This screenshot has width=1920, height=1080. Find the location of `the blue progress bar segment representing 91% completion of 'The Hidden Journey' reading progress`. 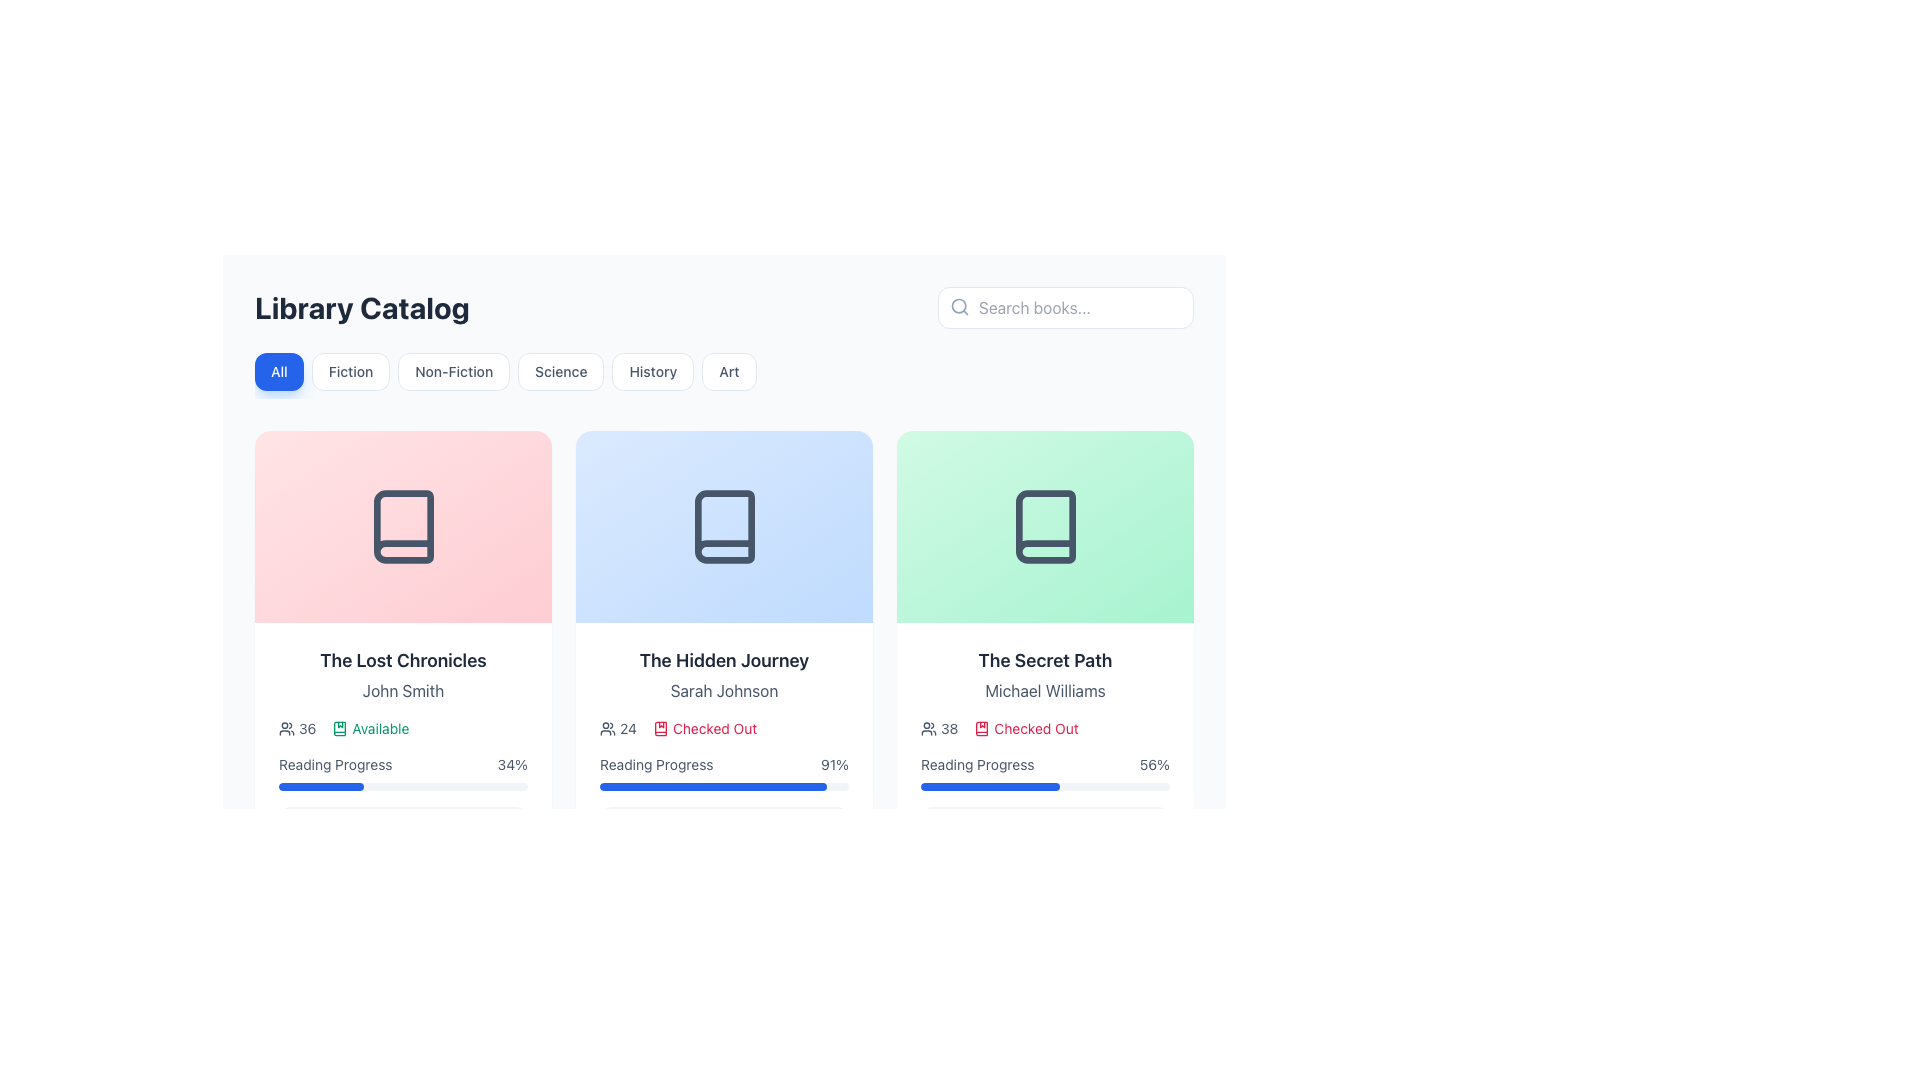

the blue progress bar segment representing 91% completion of 'The Hidden Journey' reading progress is located at coordinates (713, 785).